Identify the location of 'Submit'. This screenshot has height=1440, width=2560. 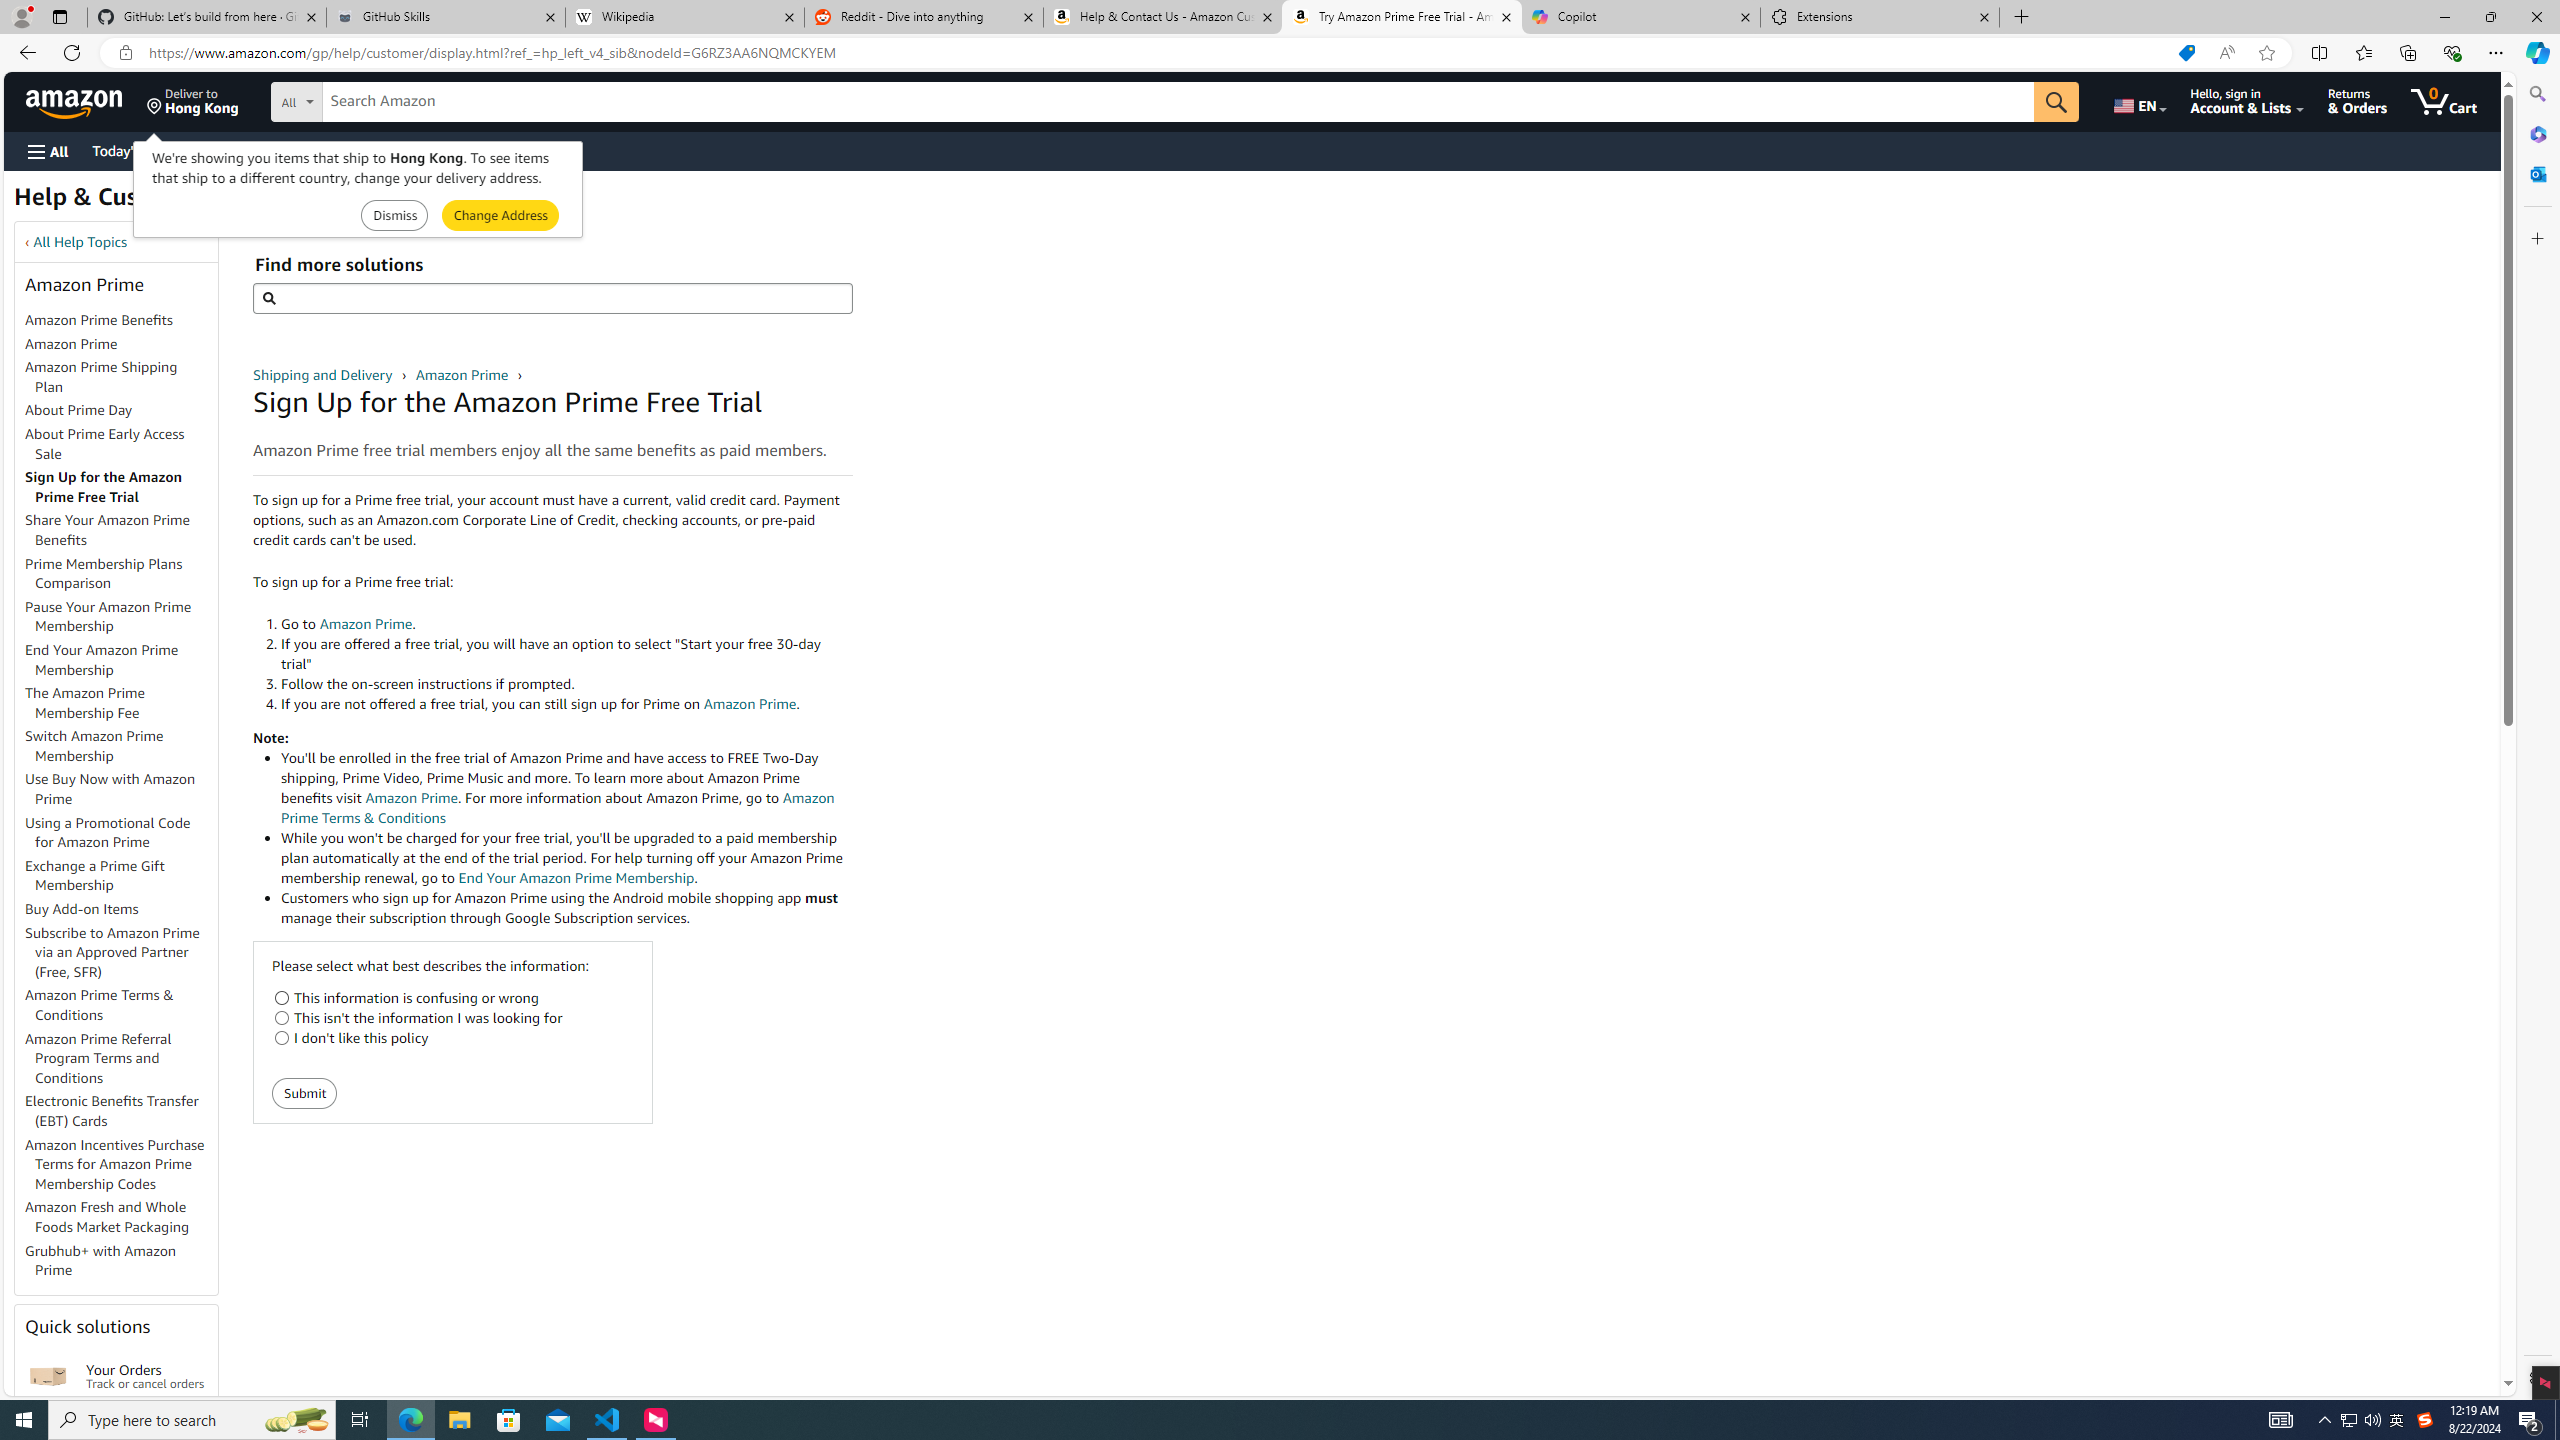
(305, 1092).